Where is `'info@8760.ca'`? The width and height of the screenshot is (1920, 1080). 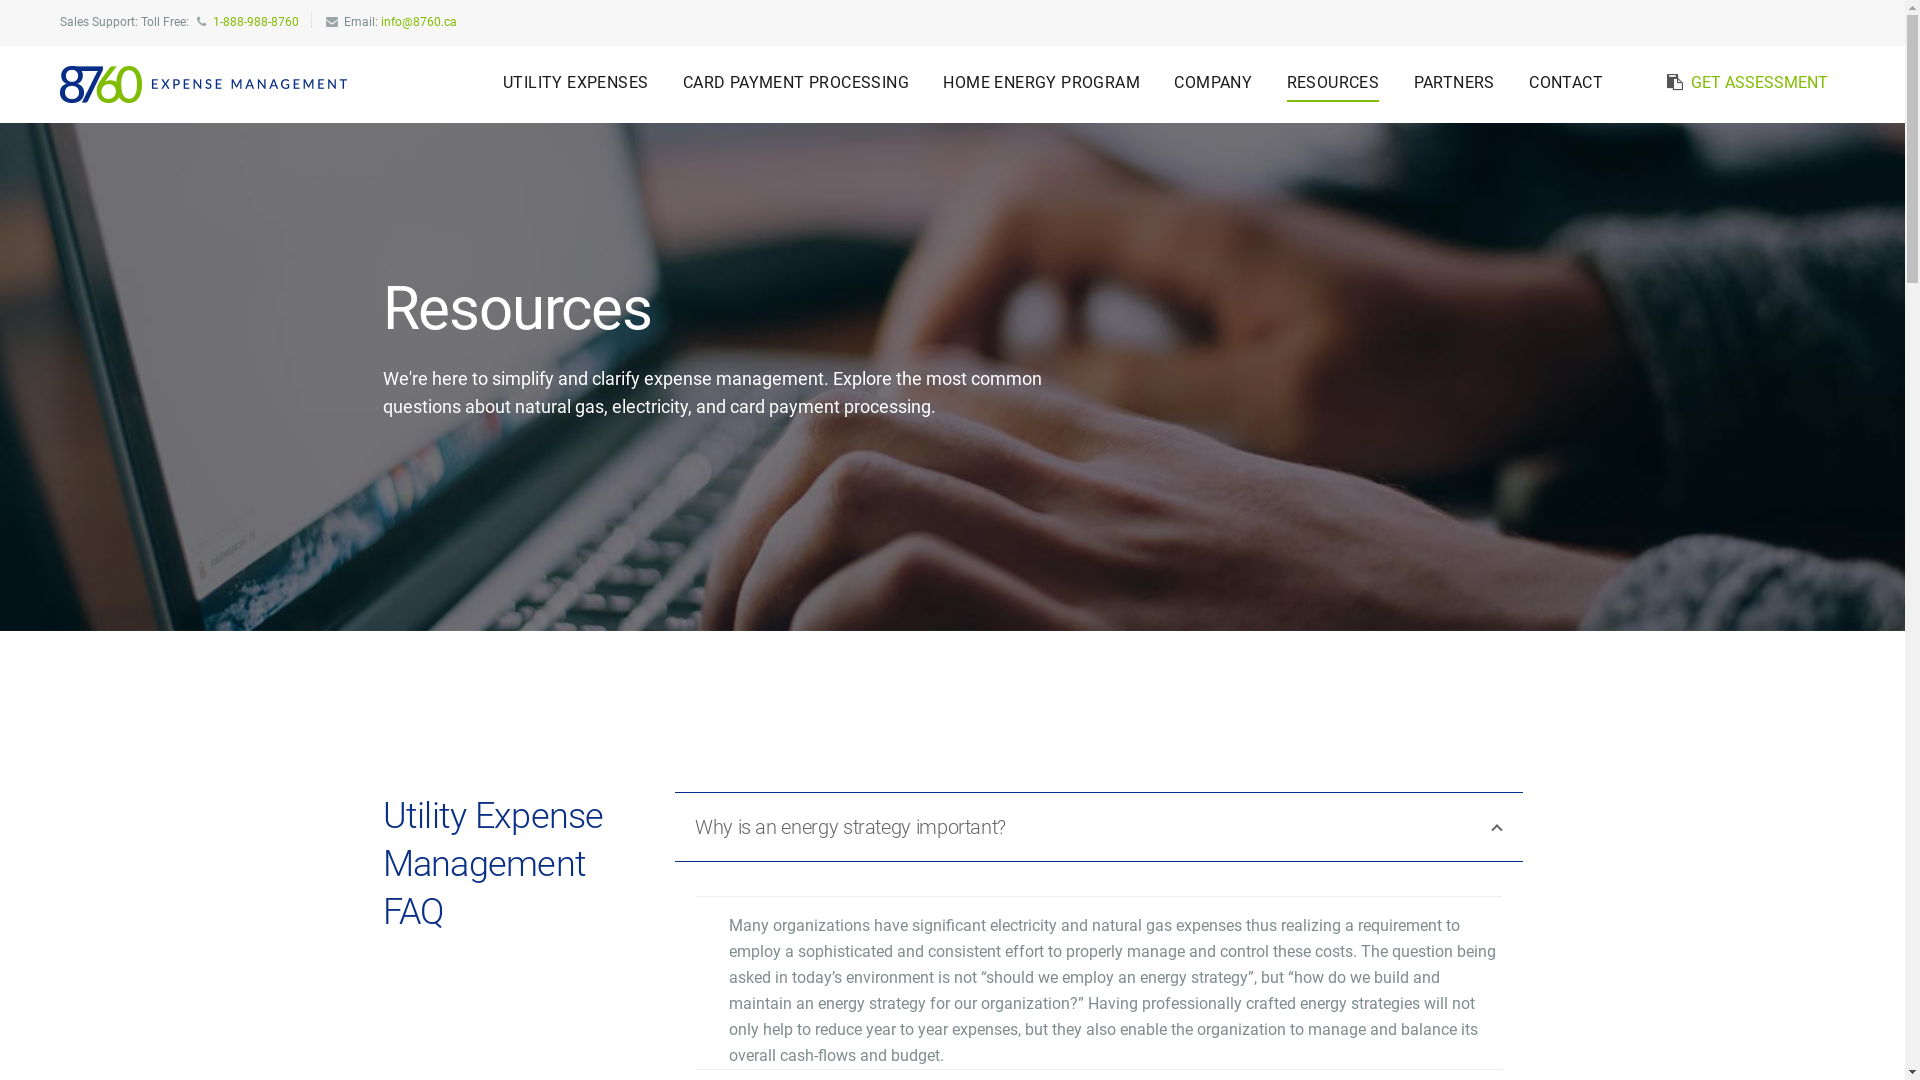 'info@8760.ca' is located at coordinates (417, 22).